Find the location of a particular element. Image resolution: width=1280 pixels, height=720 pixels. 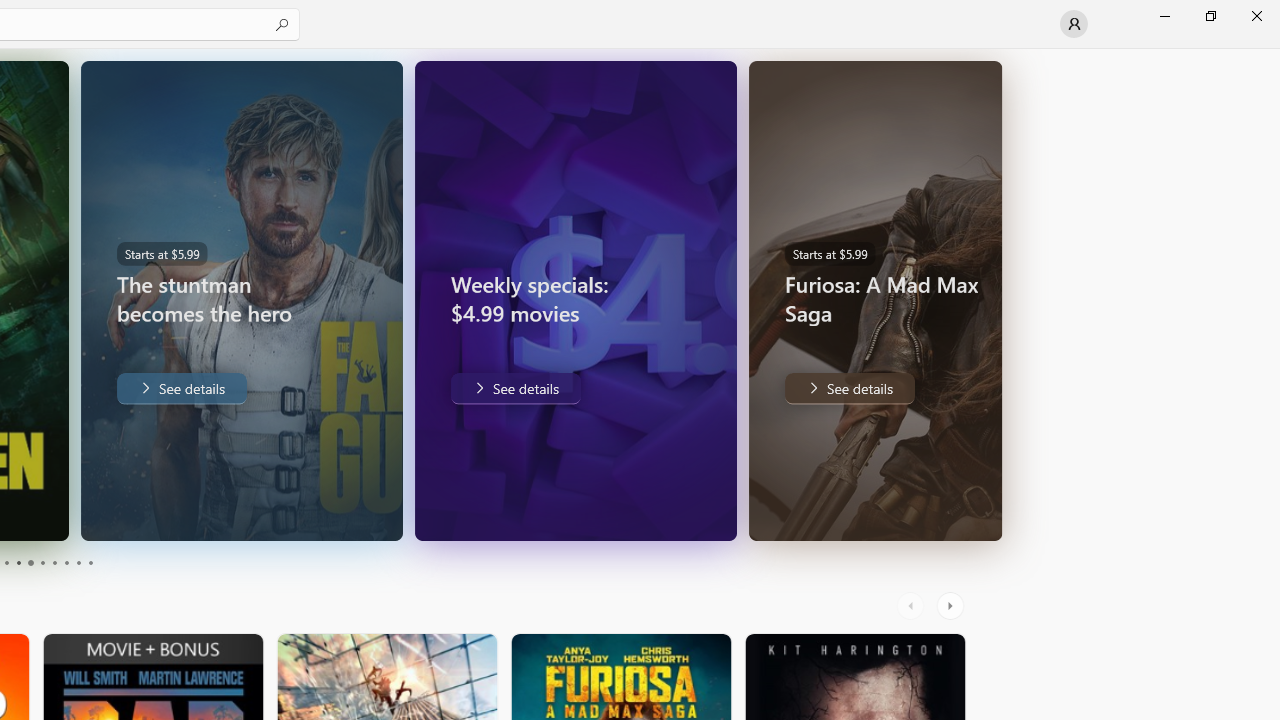

'Page 4' is located at coordinates (17, 563).